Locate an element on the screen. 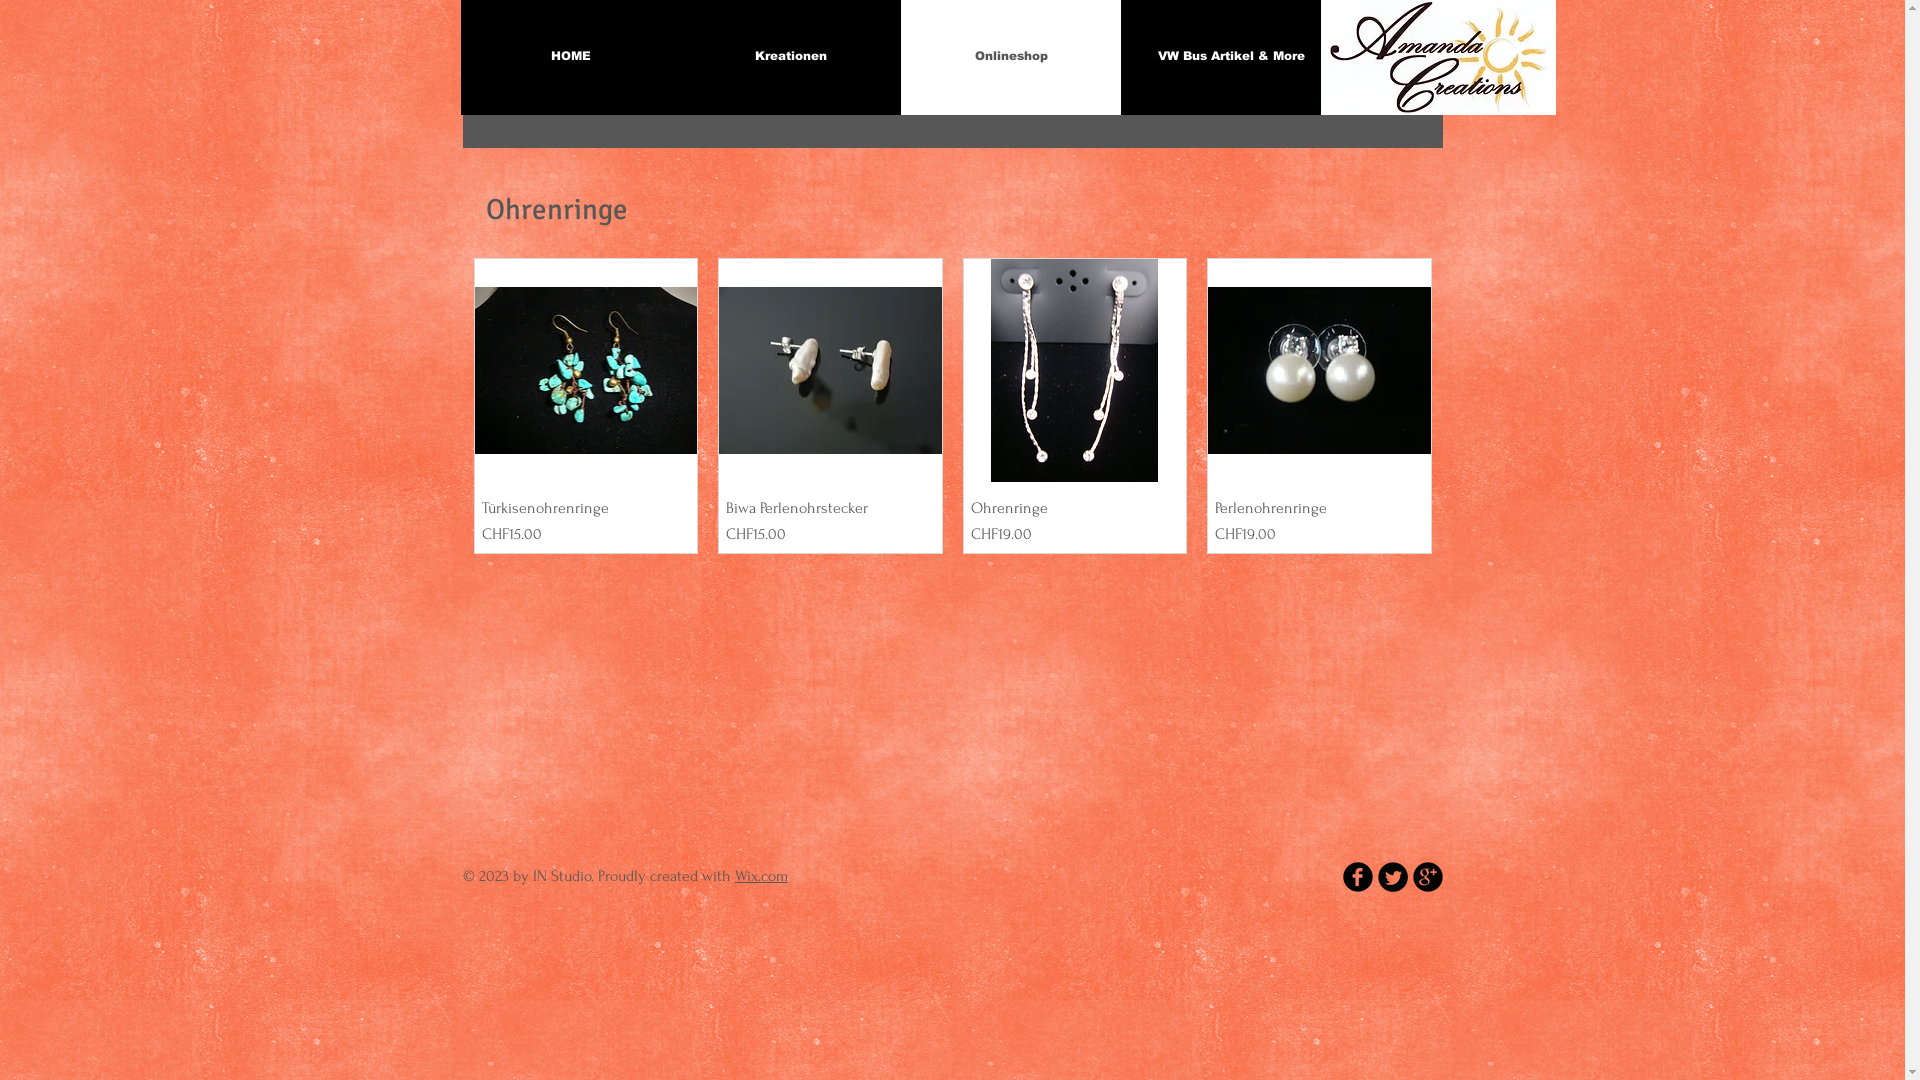 Image resolution: width=1920 pixels, height=1080 pixels. 'Perlenohrenringe is located at coordinates (1319, 521).